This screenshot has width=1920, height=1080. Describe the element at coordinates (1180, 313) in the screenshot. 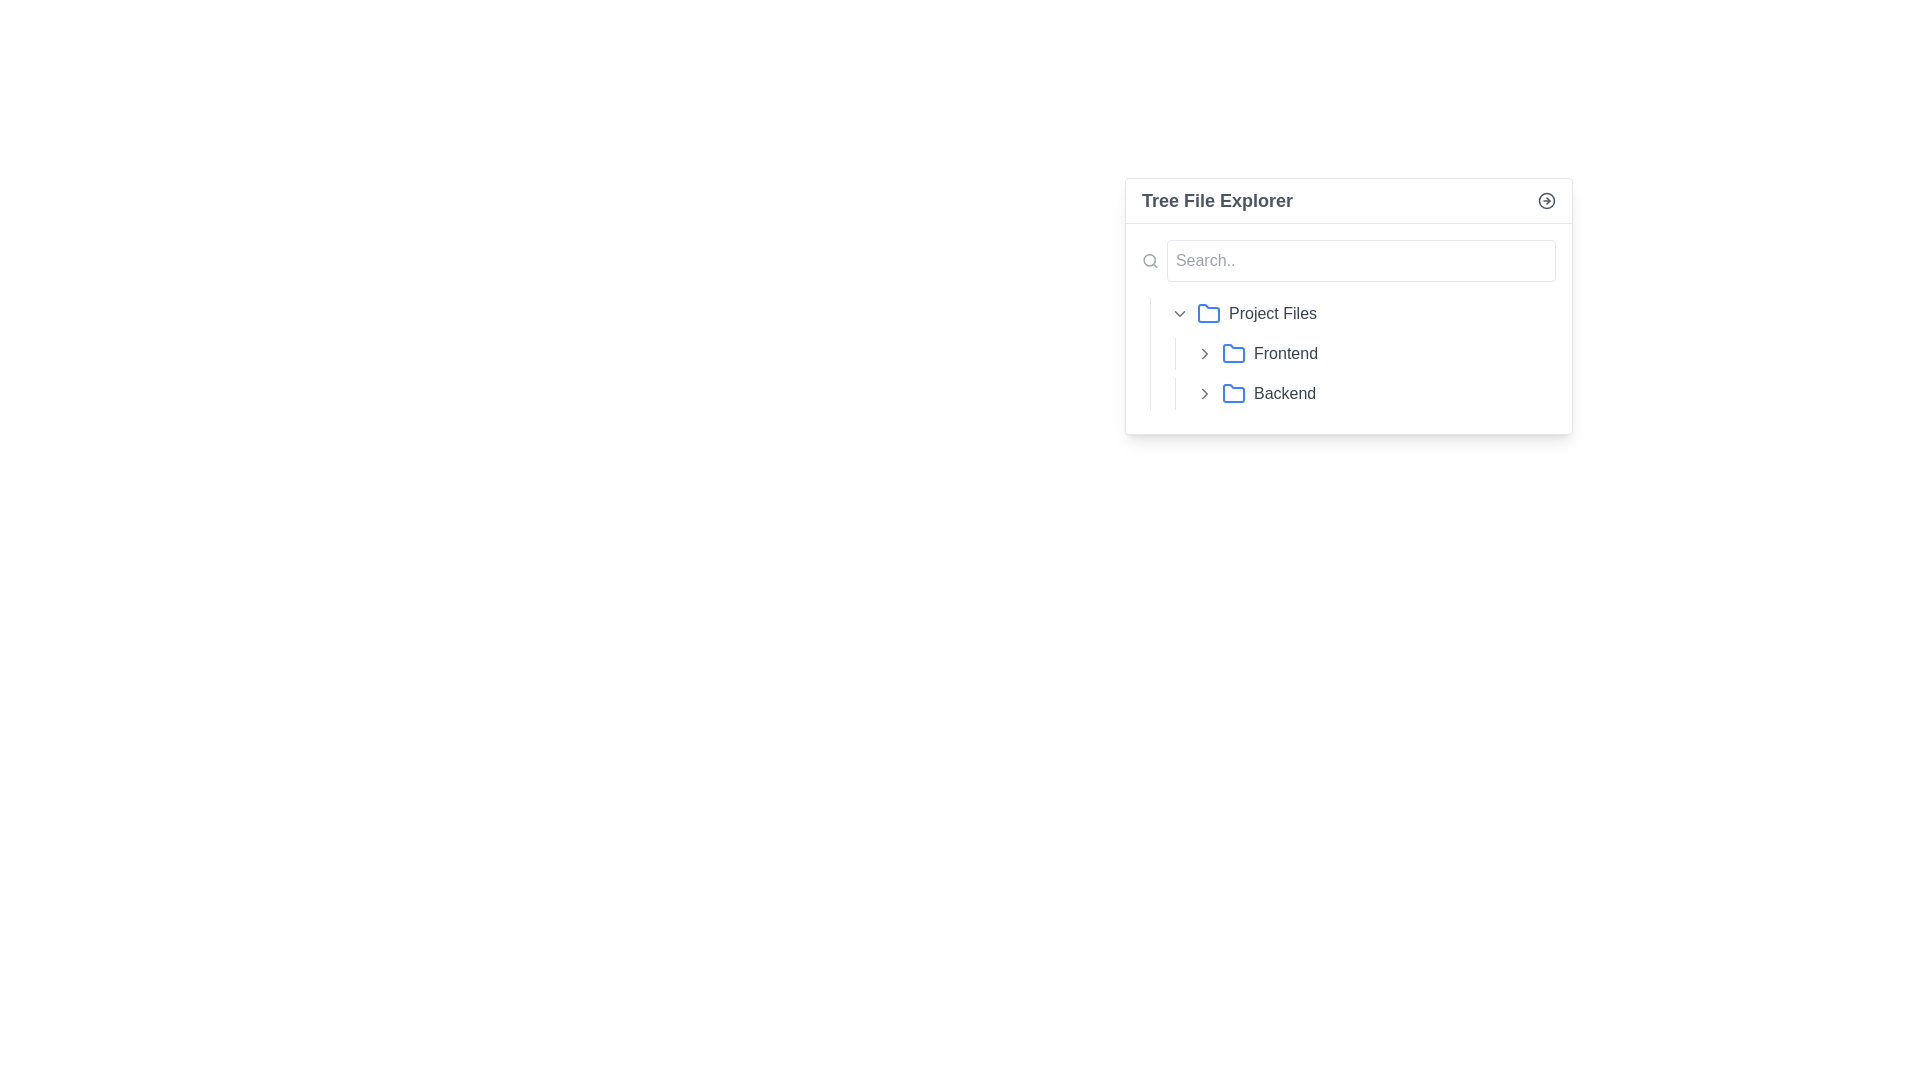

I see `the Dropdown indicator (chevron arrow)` at that location.